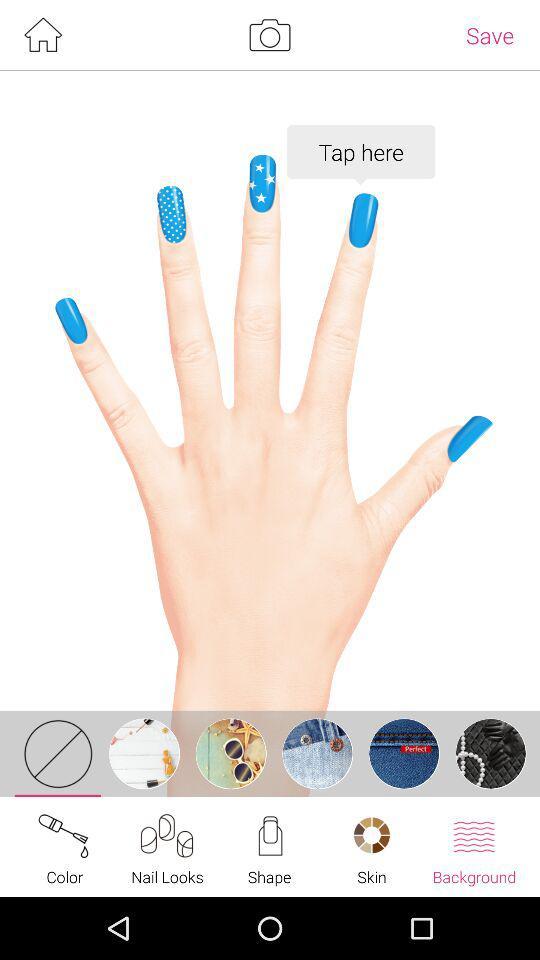 This screenshot has width=540, height=960. I want to click on home icon which is at the top left corner, so click(42, 34).